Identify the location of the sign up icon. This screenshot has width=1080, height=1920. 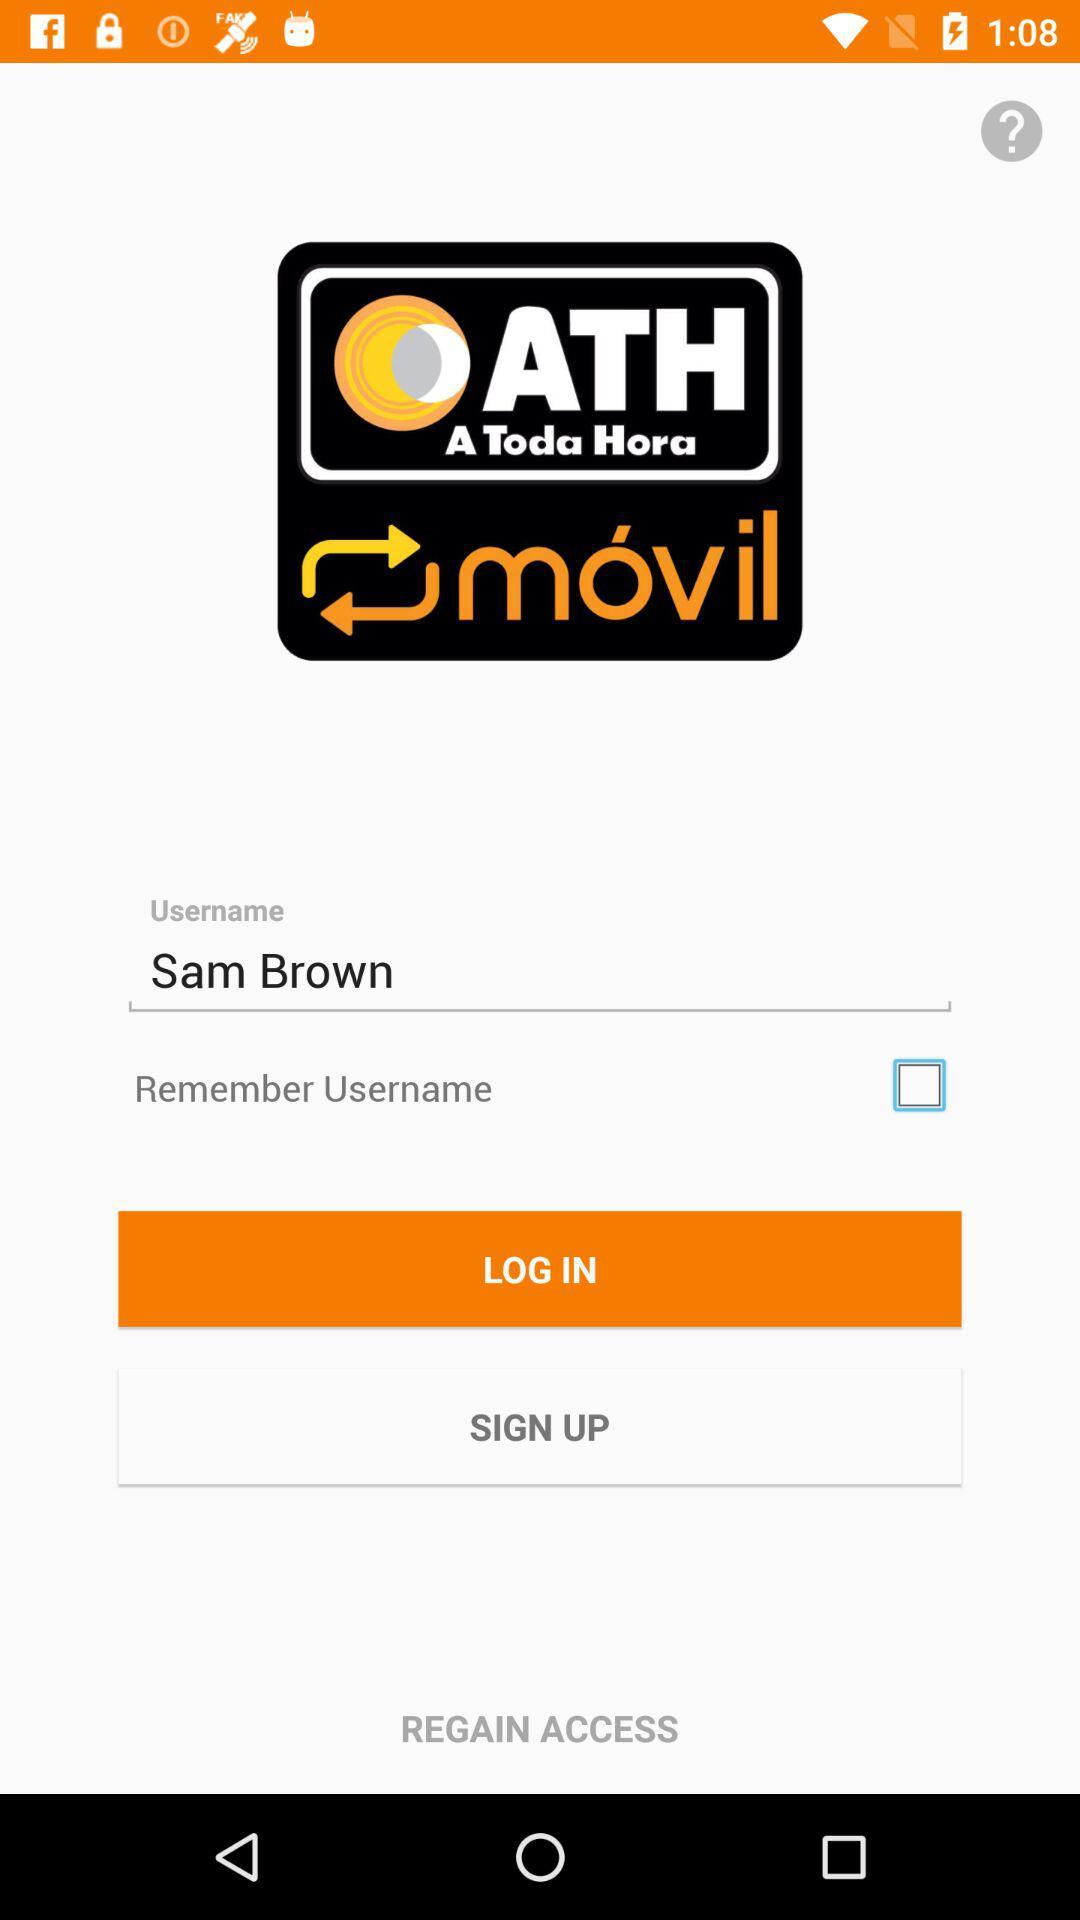
(540, 1425).